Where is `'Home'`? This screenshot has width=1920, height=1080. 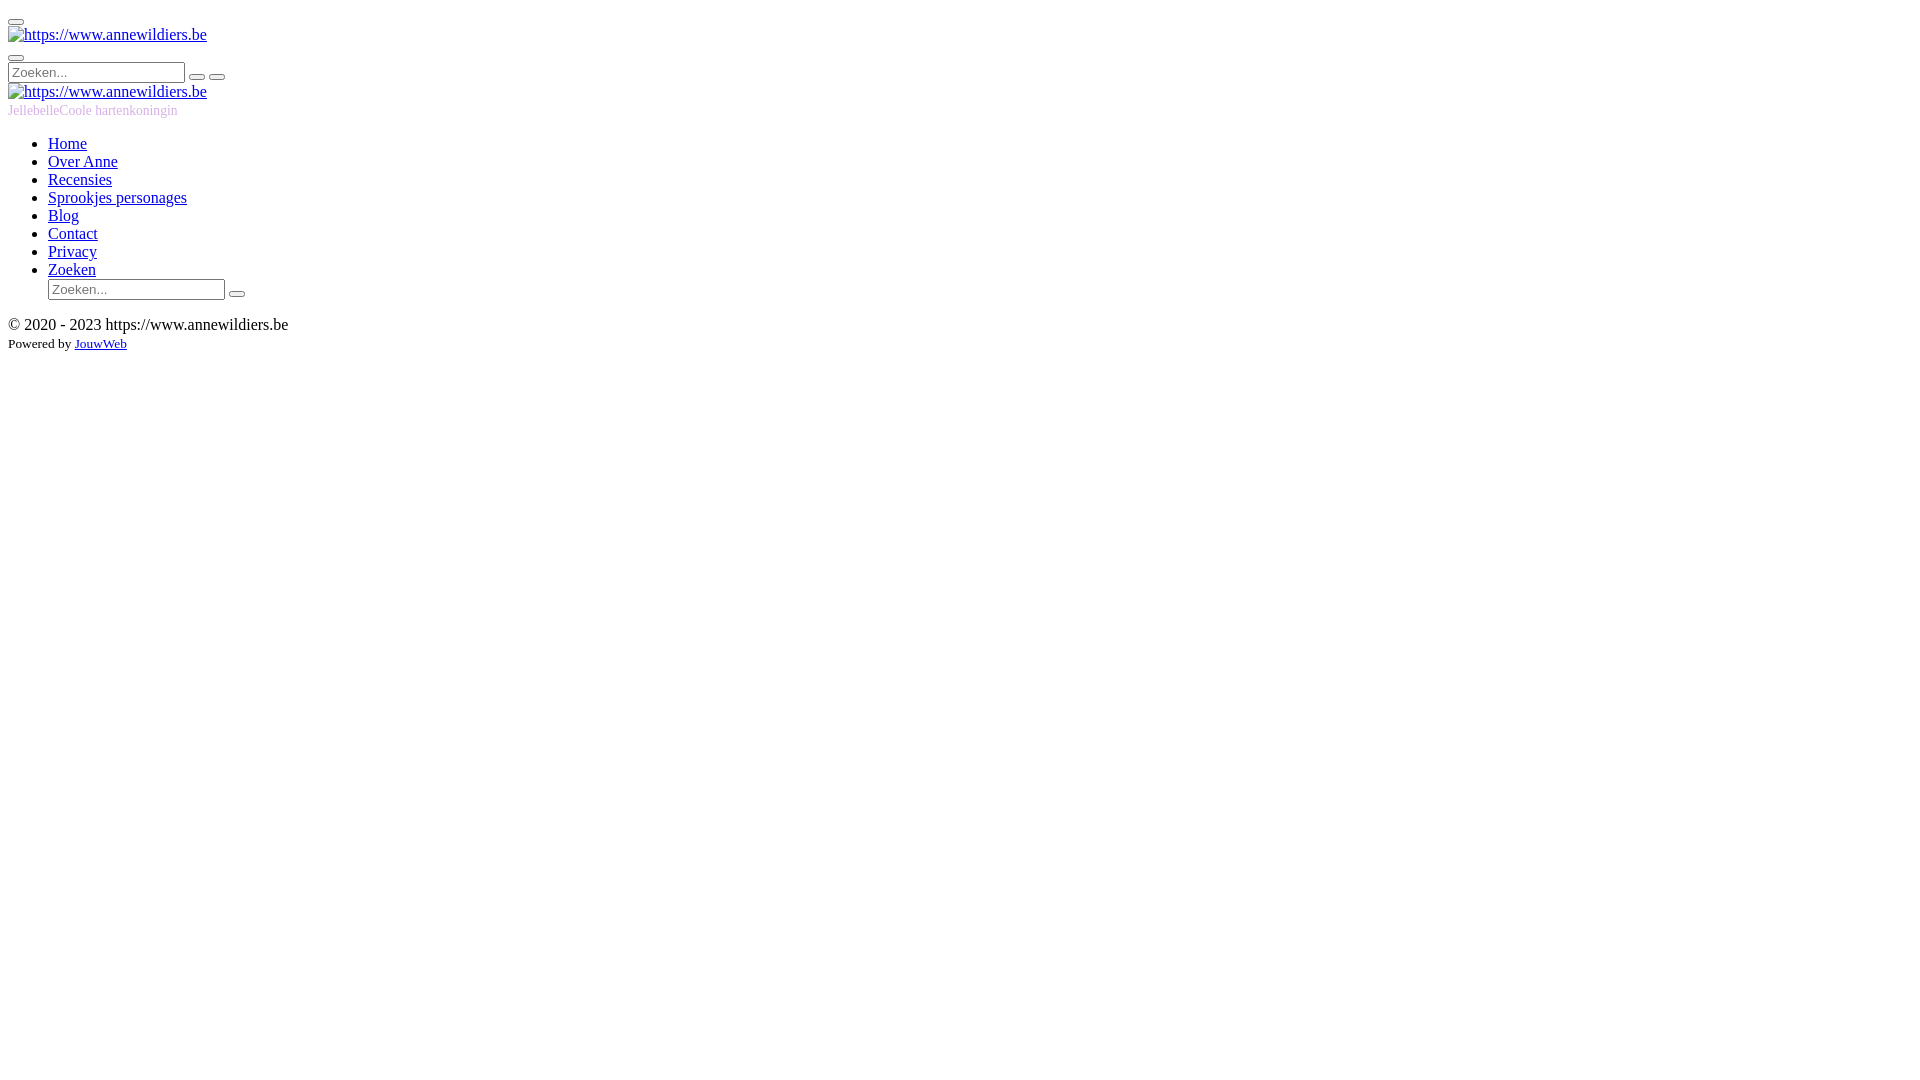 'Home' is located at coordinates (67, 142).